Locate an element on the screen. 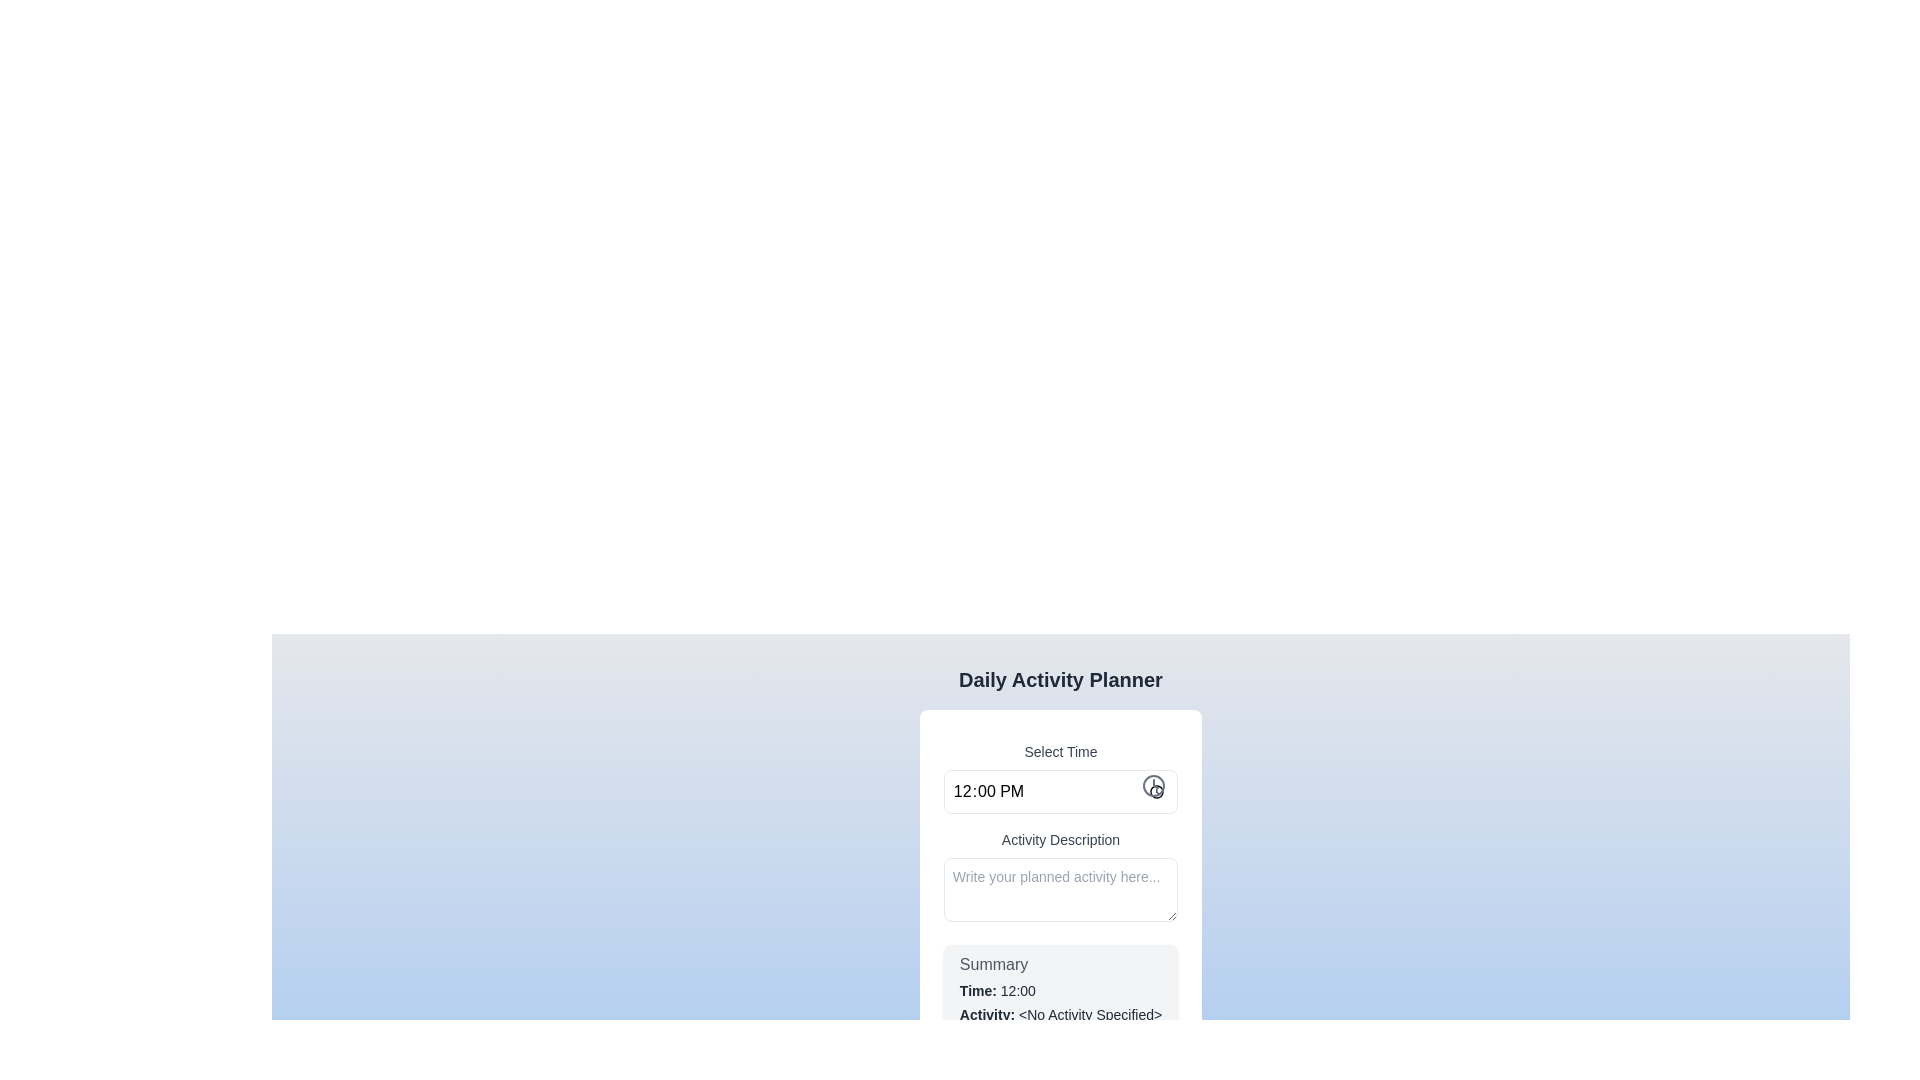 Image resolution: width=1920 pixels, height=1080 pixels. the second text line that displays information about the user's activity selection, located below the 'Time: 12:00' label in the summary section is located at coordinates (1059, 1014).